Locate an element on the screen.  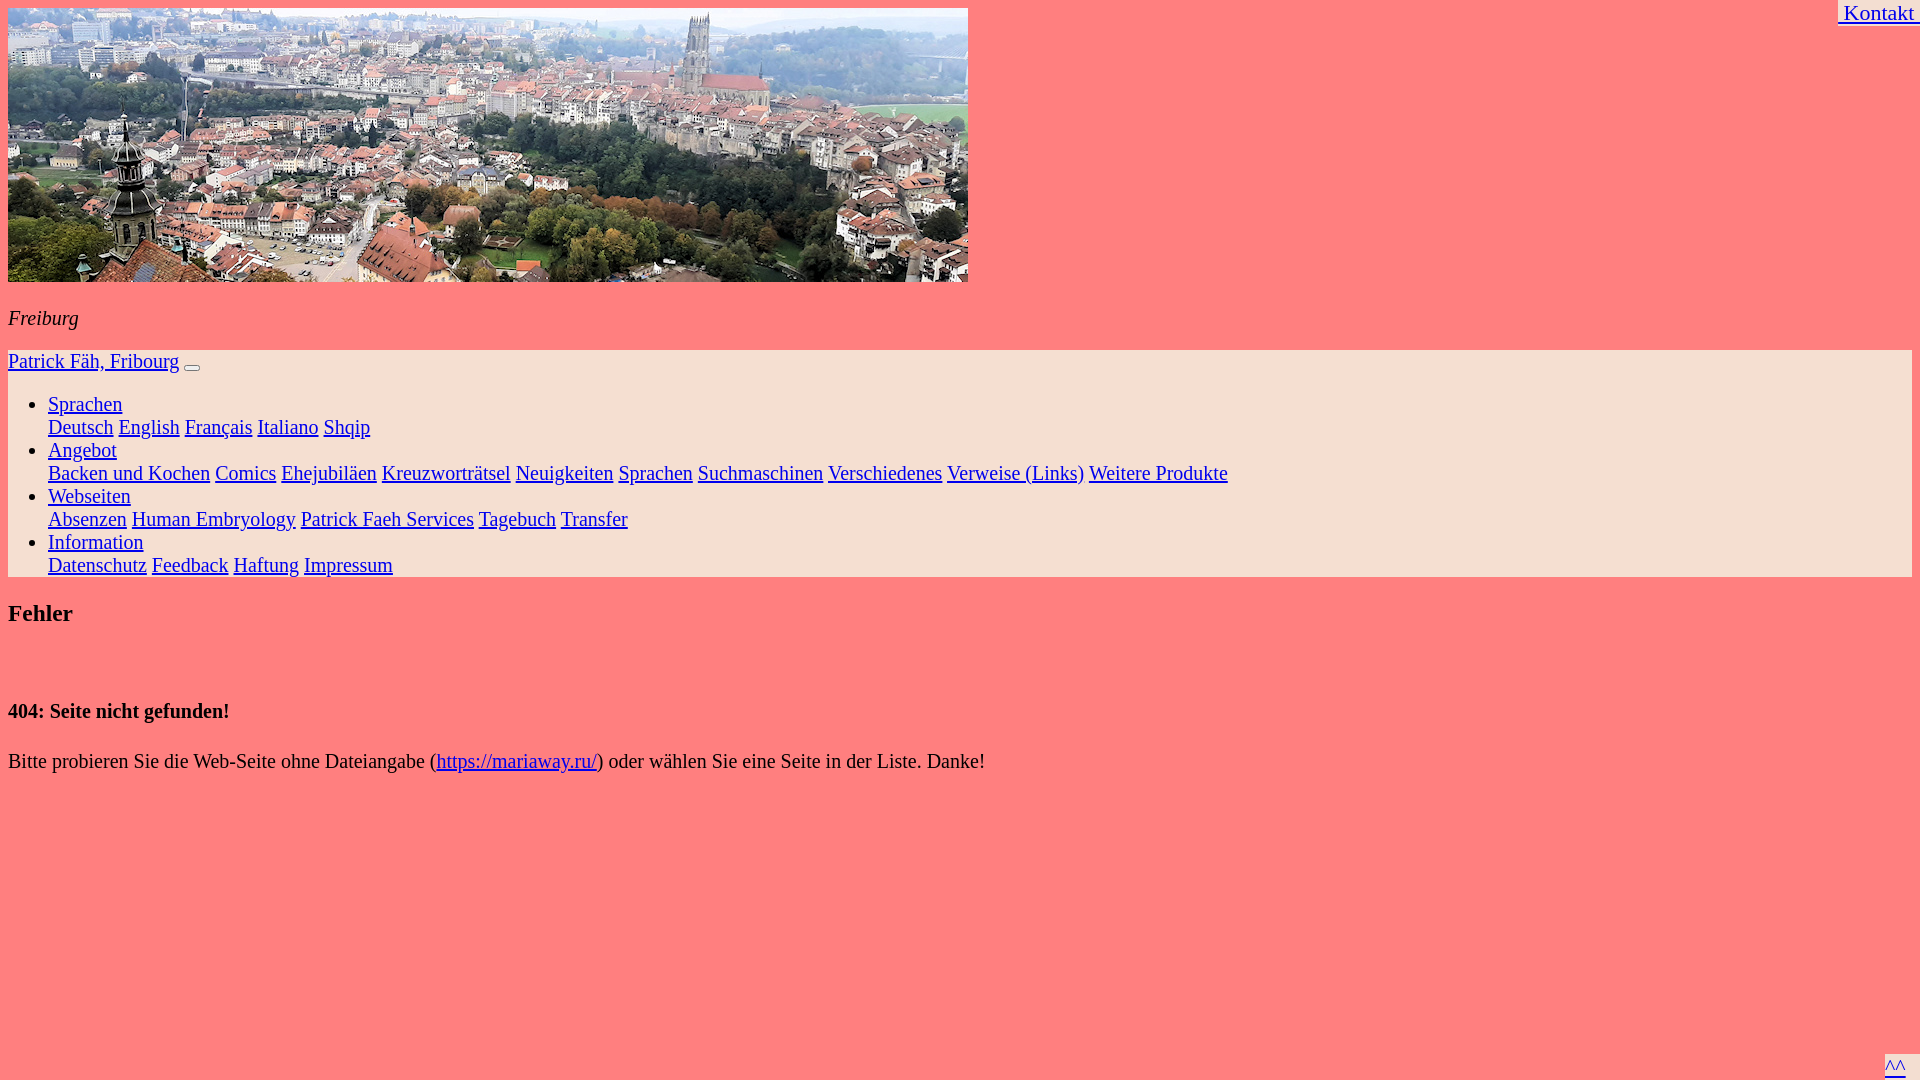
'Backen und Kochen' is located at coordinates (48, 473).